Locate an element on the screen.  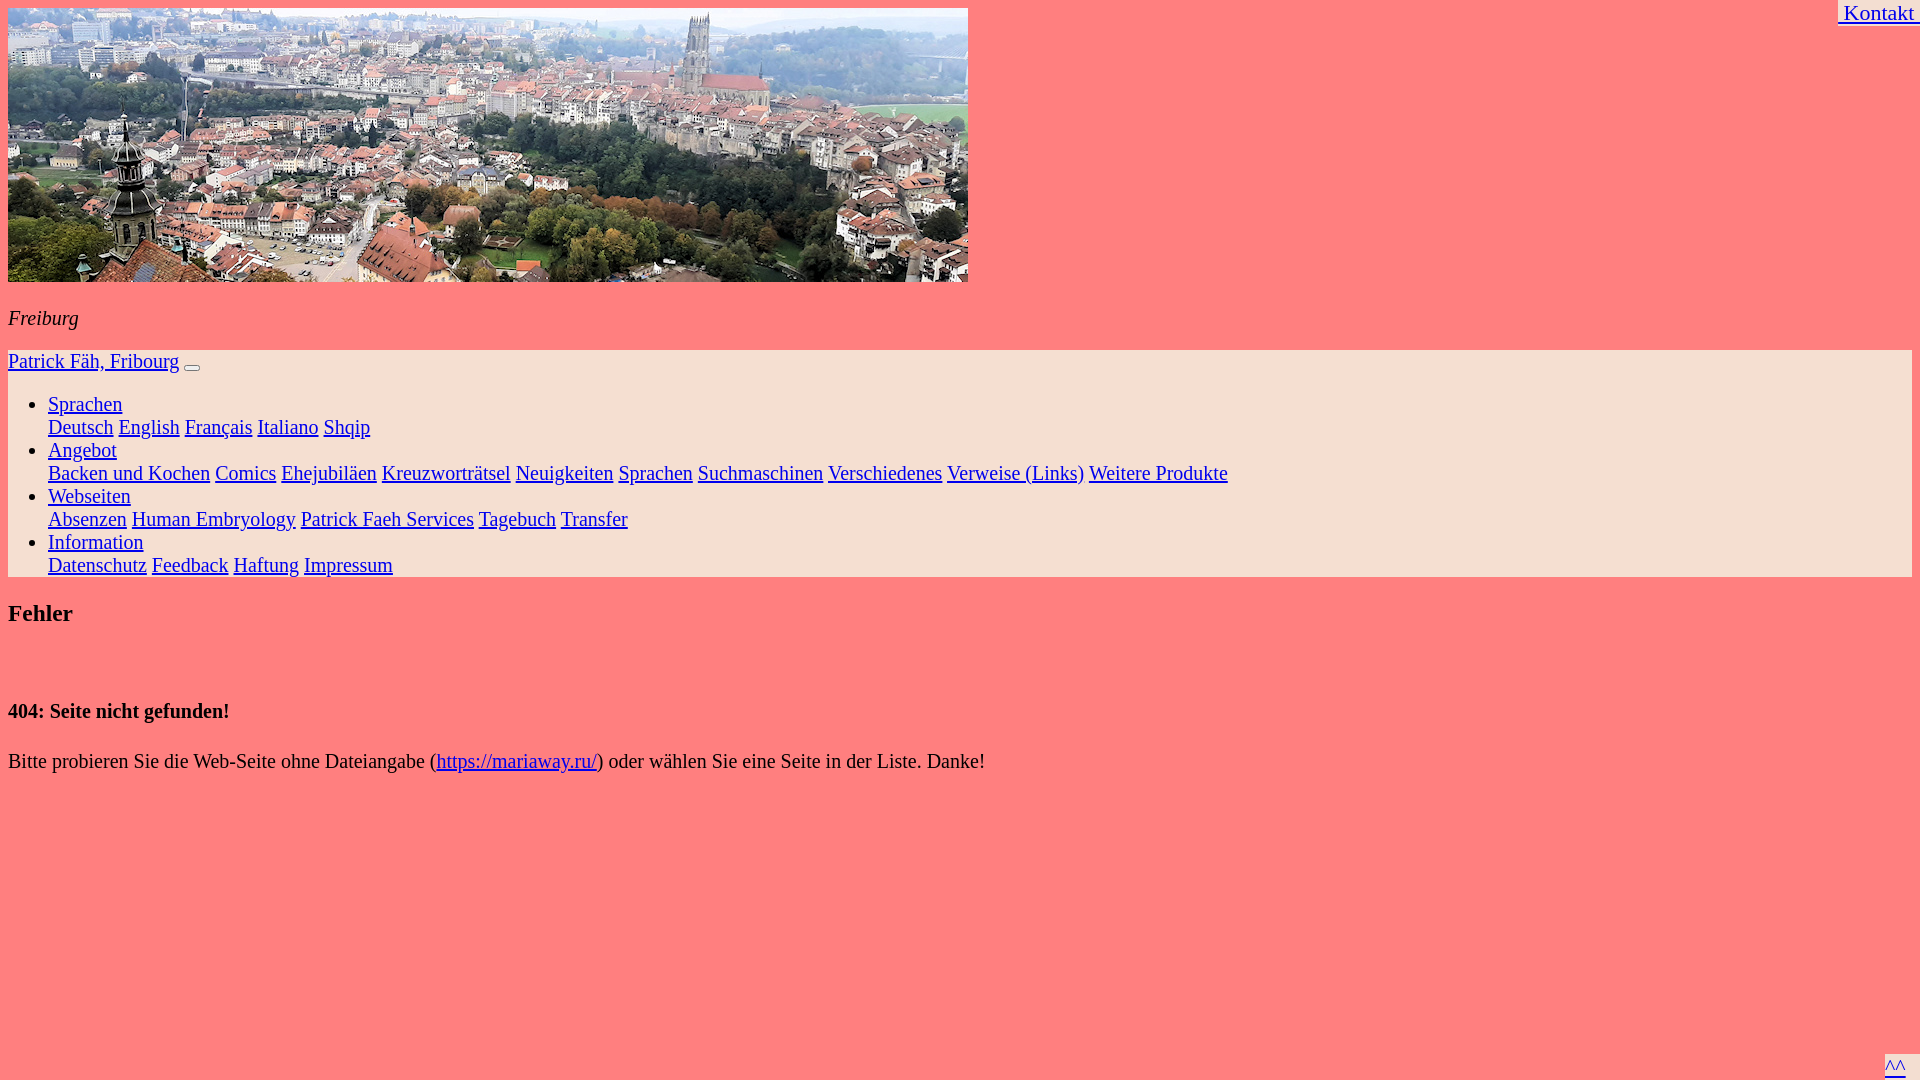
'Backen und Kochen' is located at coordinates (48, 473).